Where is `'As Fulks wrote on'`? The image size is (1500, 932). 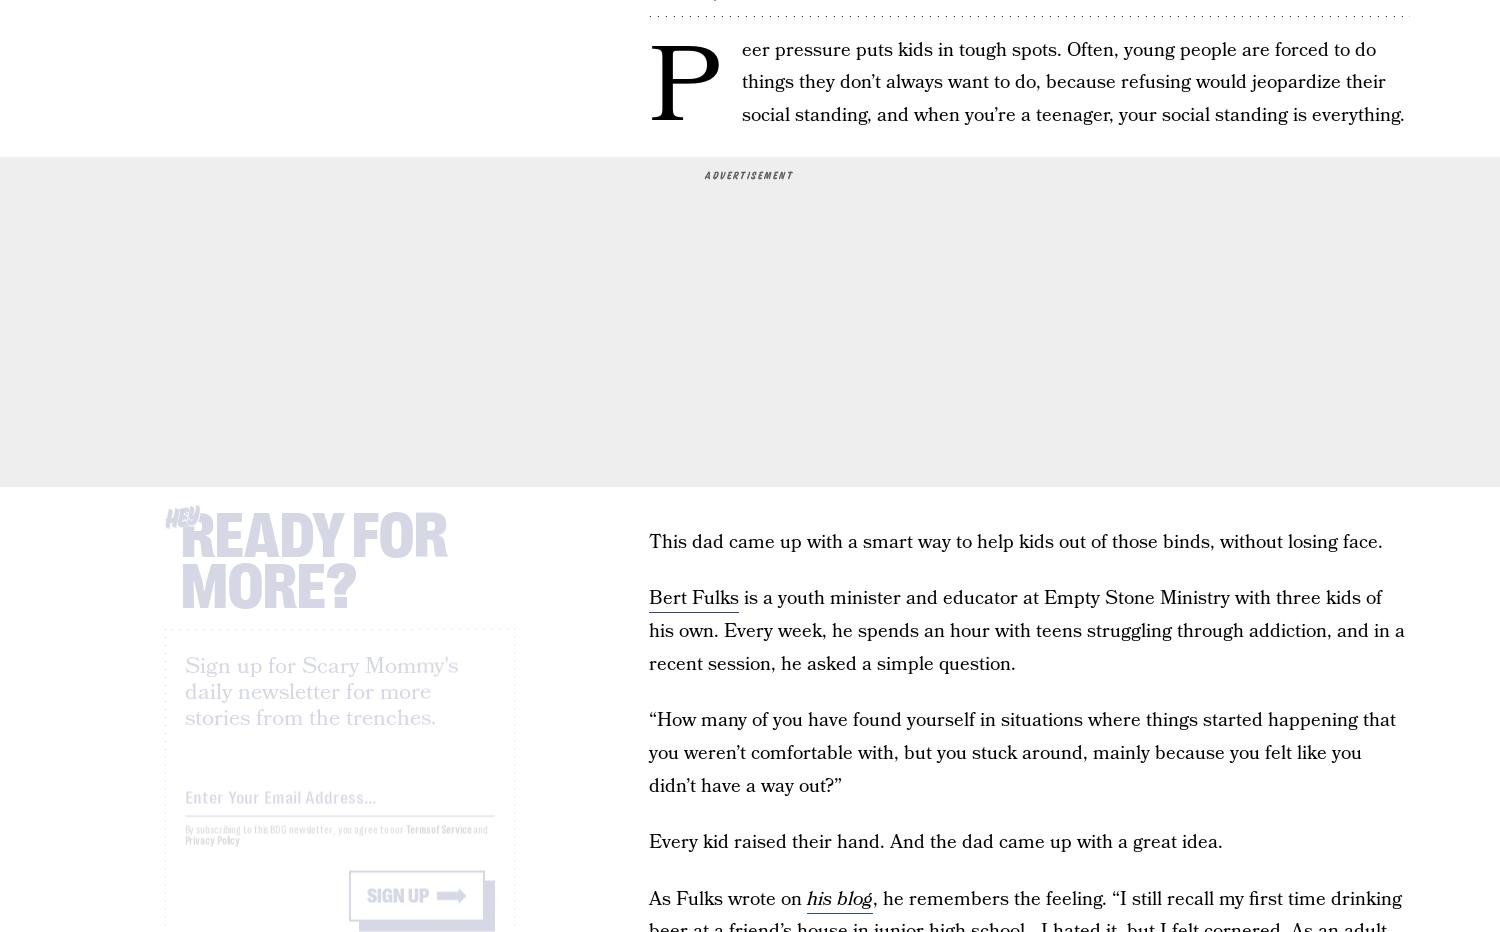 'As Fulks wrote on' is located at coordinates (649, 898).